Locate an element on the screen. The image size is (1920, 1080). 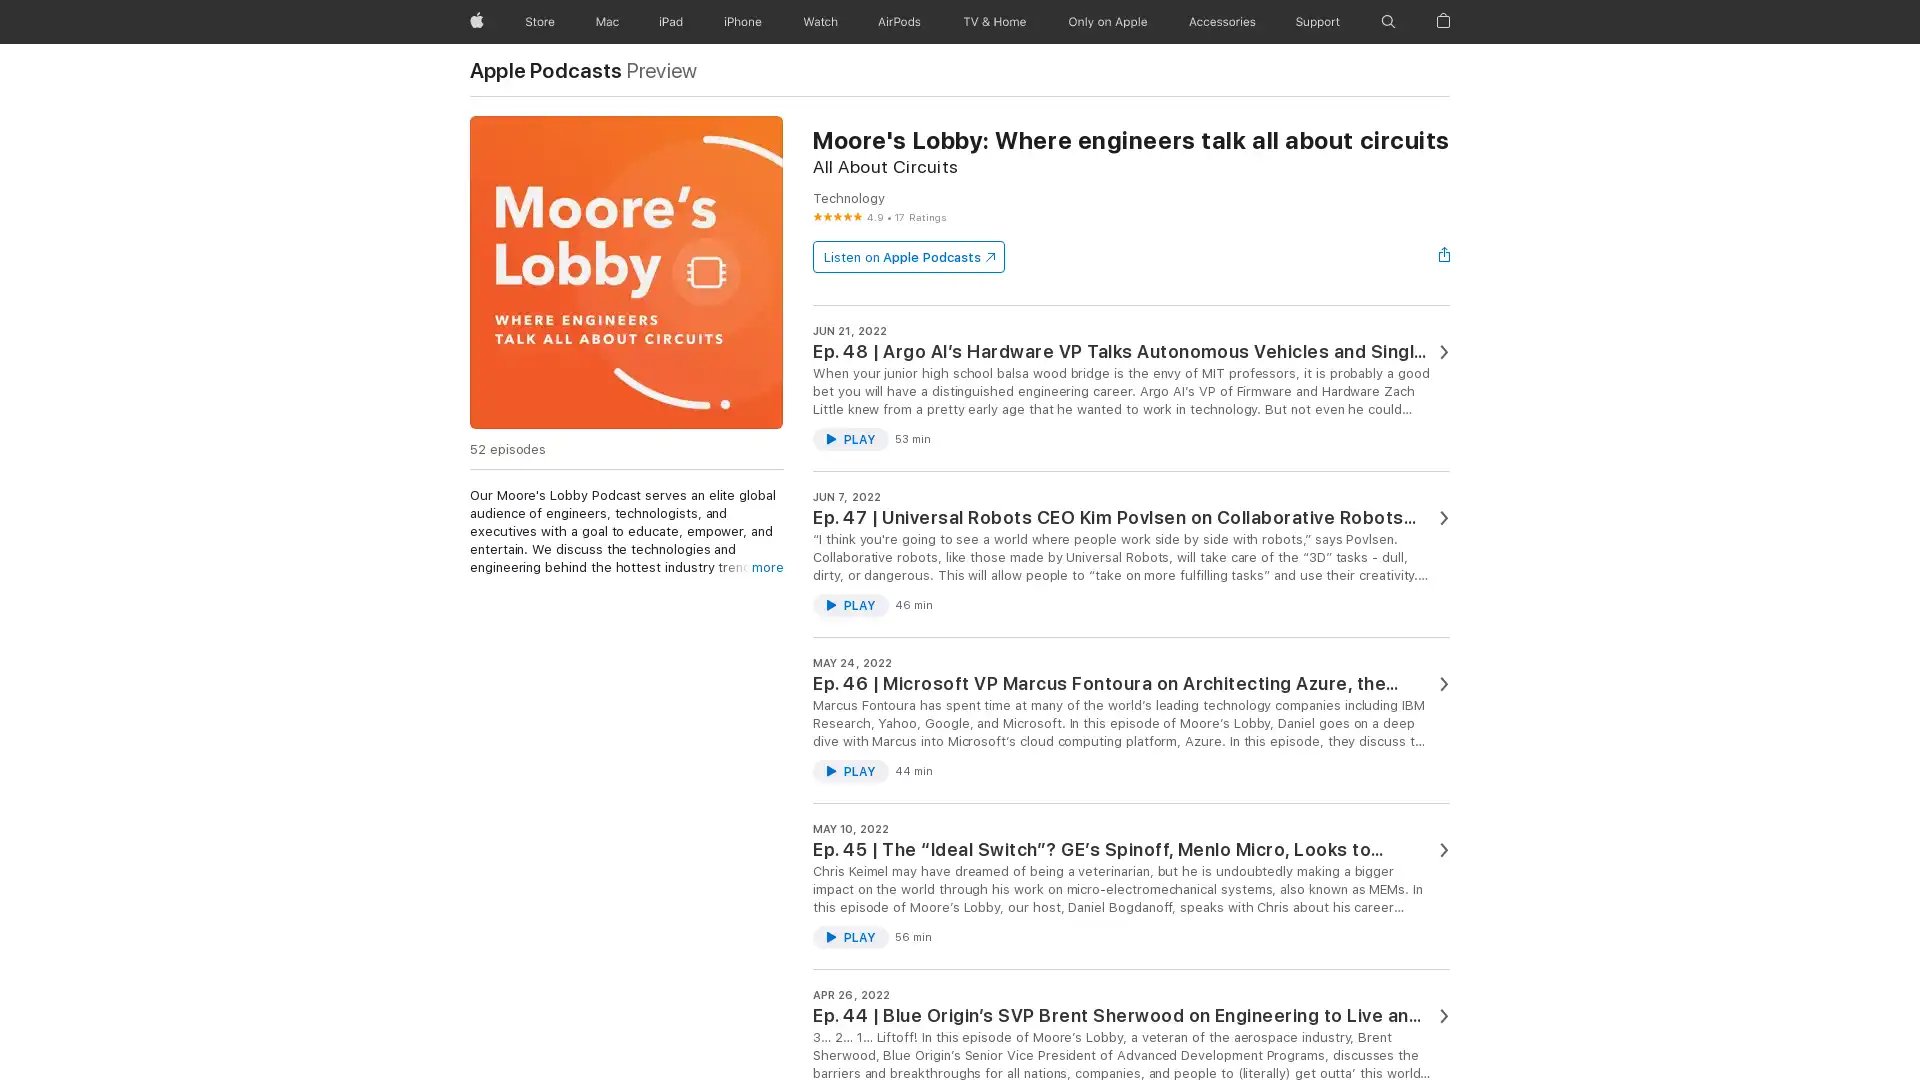
Play Ep. 48 | Argo AIs Hardware VP Talks Autonomous Vehicles and Single Photon Lidar by @@podcastArtist@@ is located at coordinates (850, 438).